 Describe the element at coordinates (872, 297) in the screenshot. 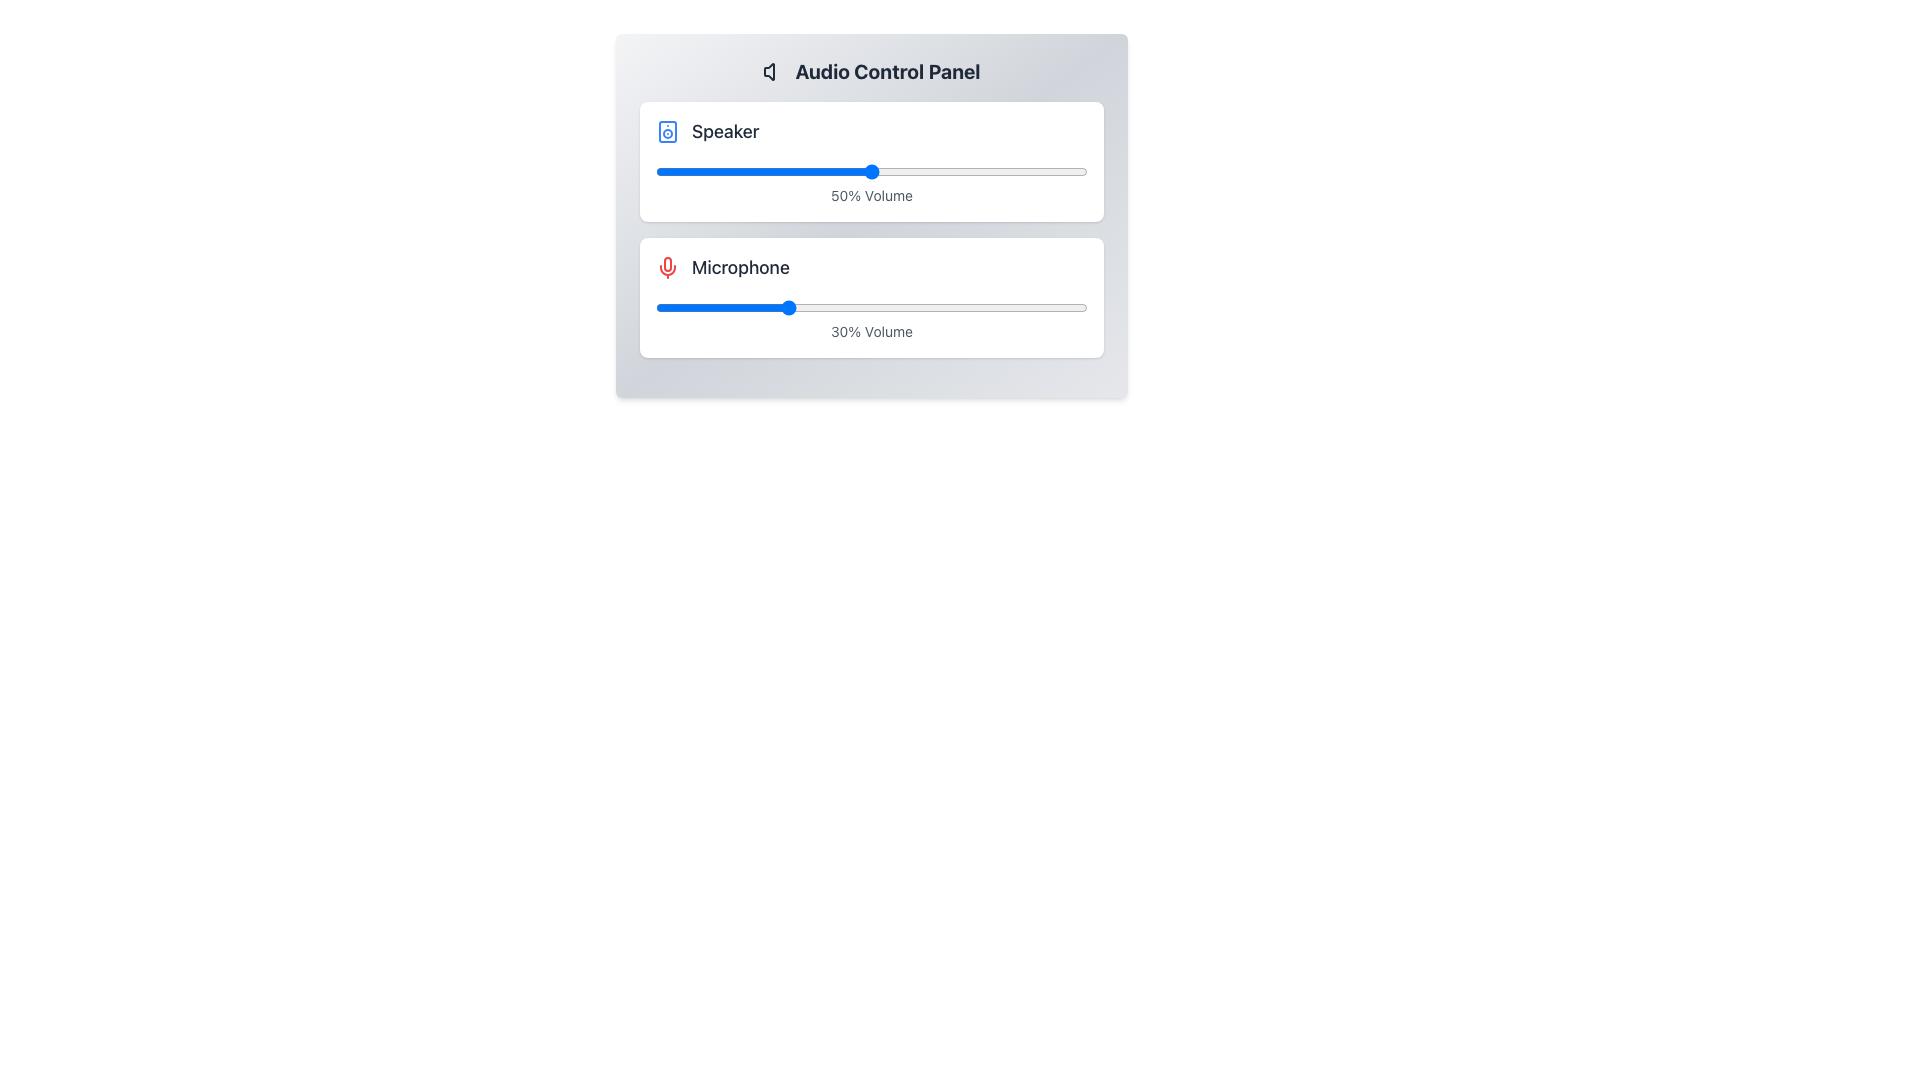

I see `volume percentage displayed below the microphone volume slider in the Audio Control Panel, which shows '30%'` at that location.